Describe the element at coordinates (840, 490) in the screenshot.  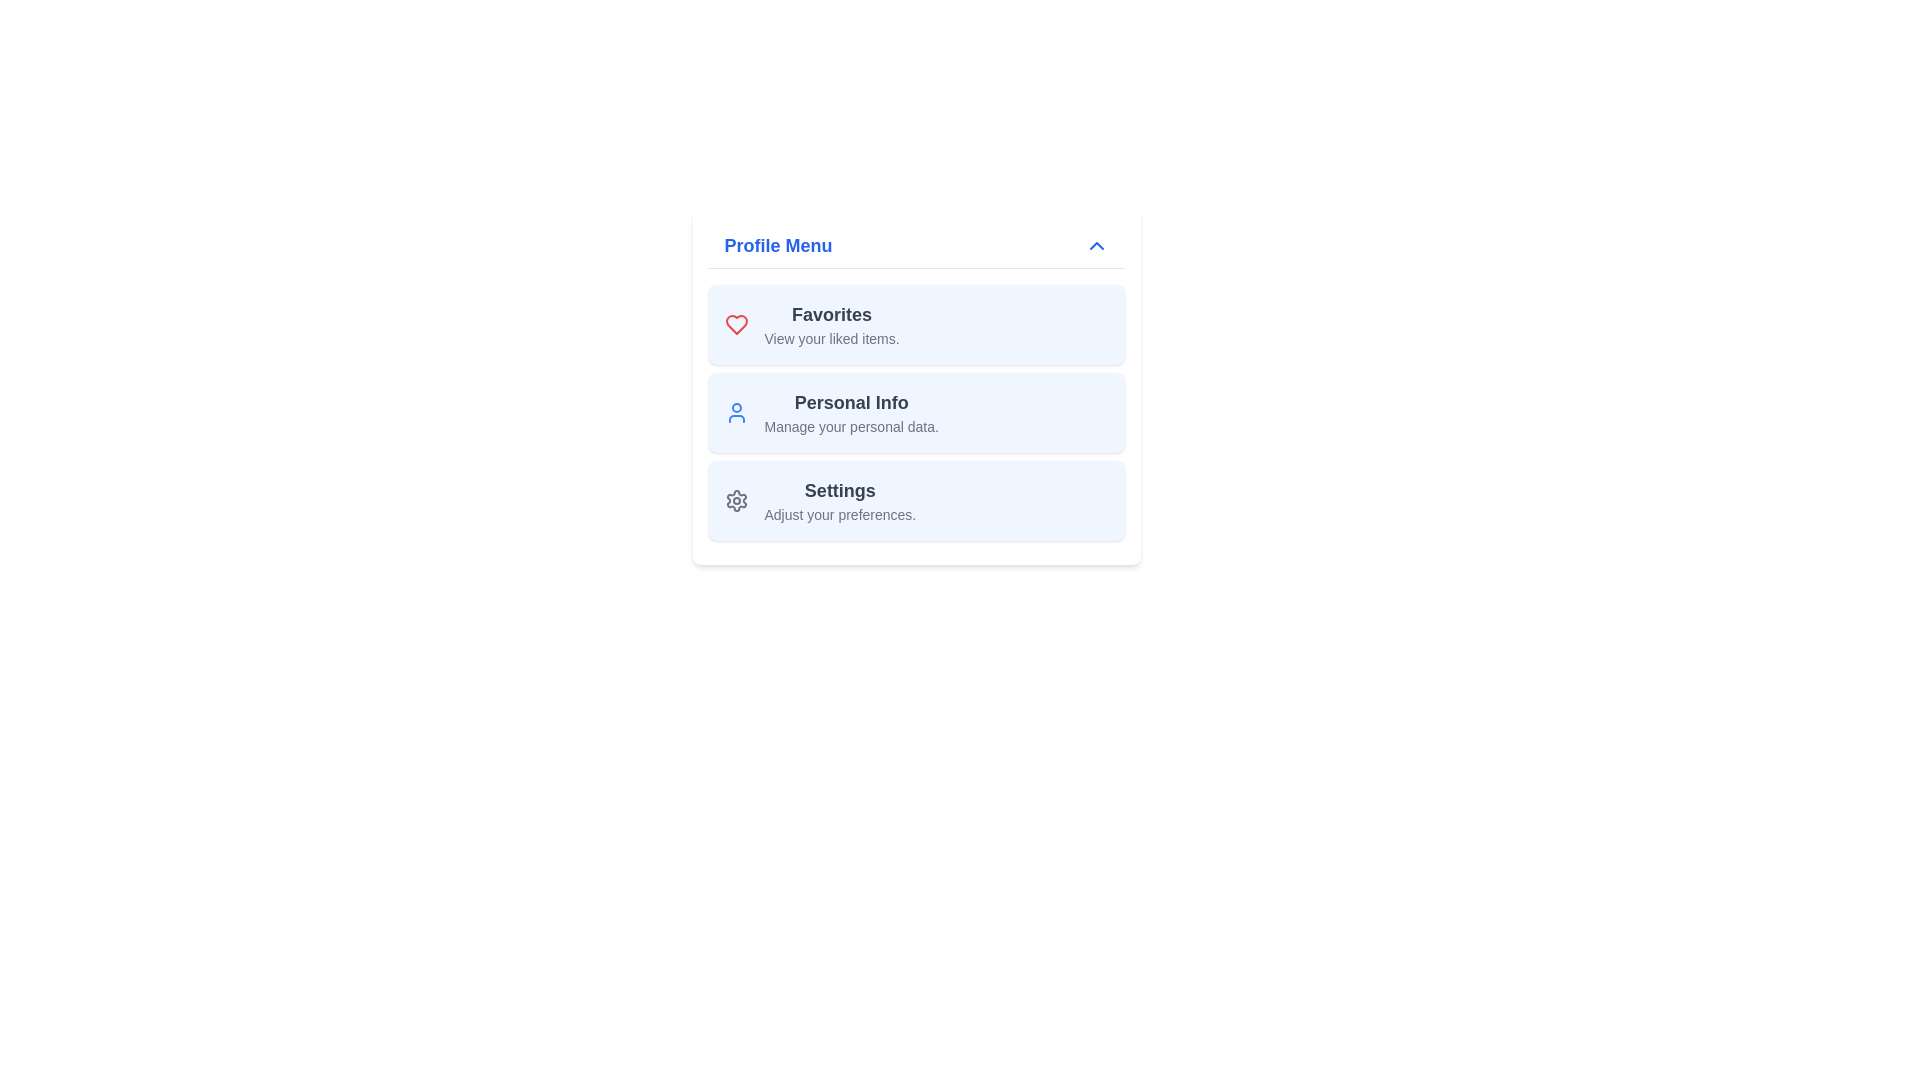
I see `the 'Settings' text label in the profile menu card, which is bold and gray, located between 'Personal Info' and 'Adjust your preferences.'` at that location.